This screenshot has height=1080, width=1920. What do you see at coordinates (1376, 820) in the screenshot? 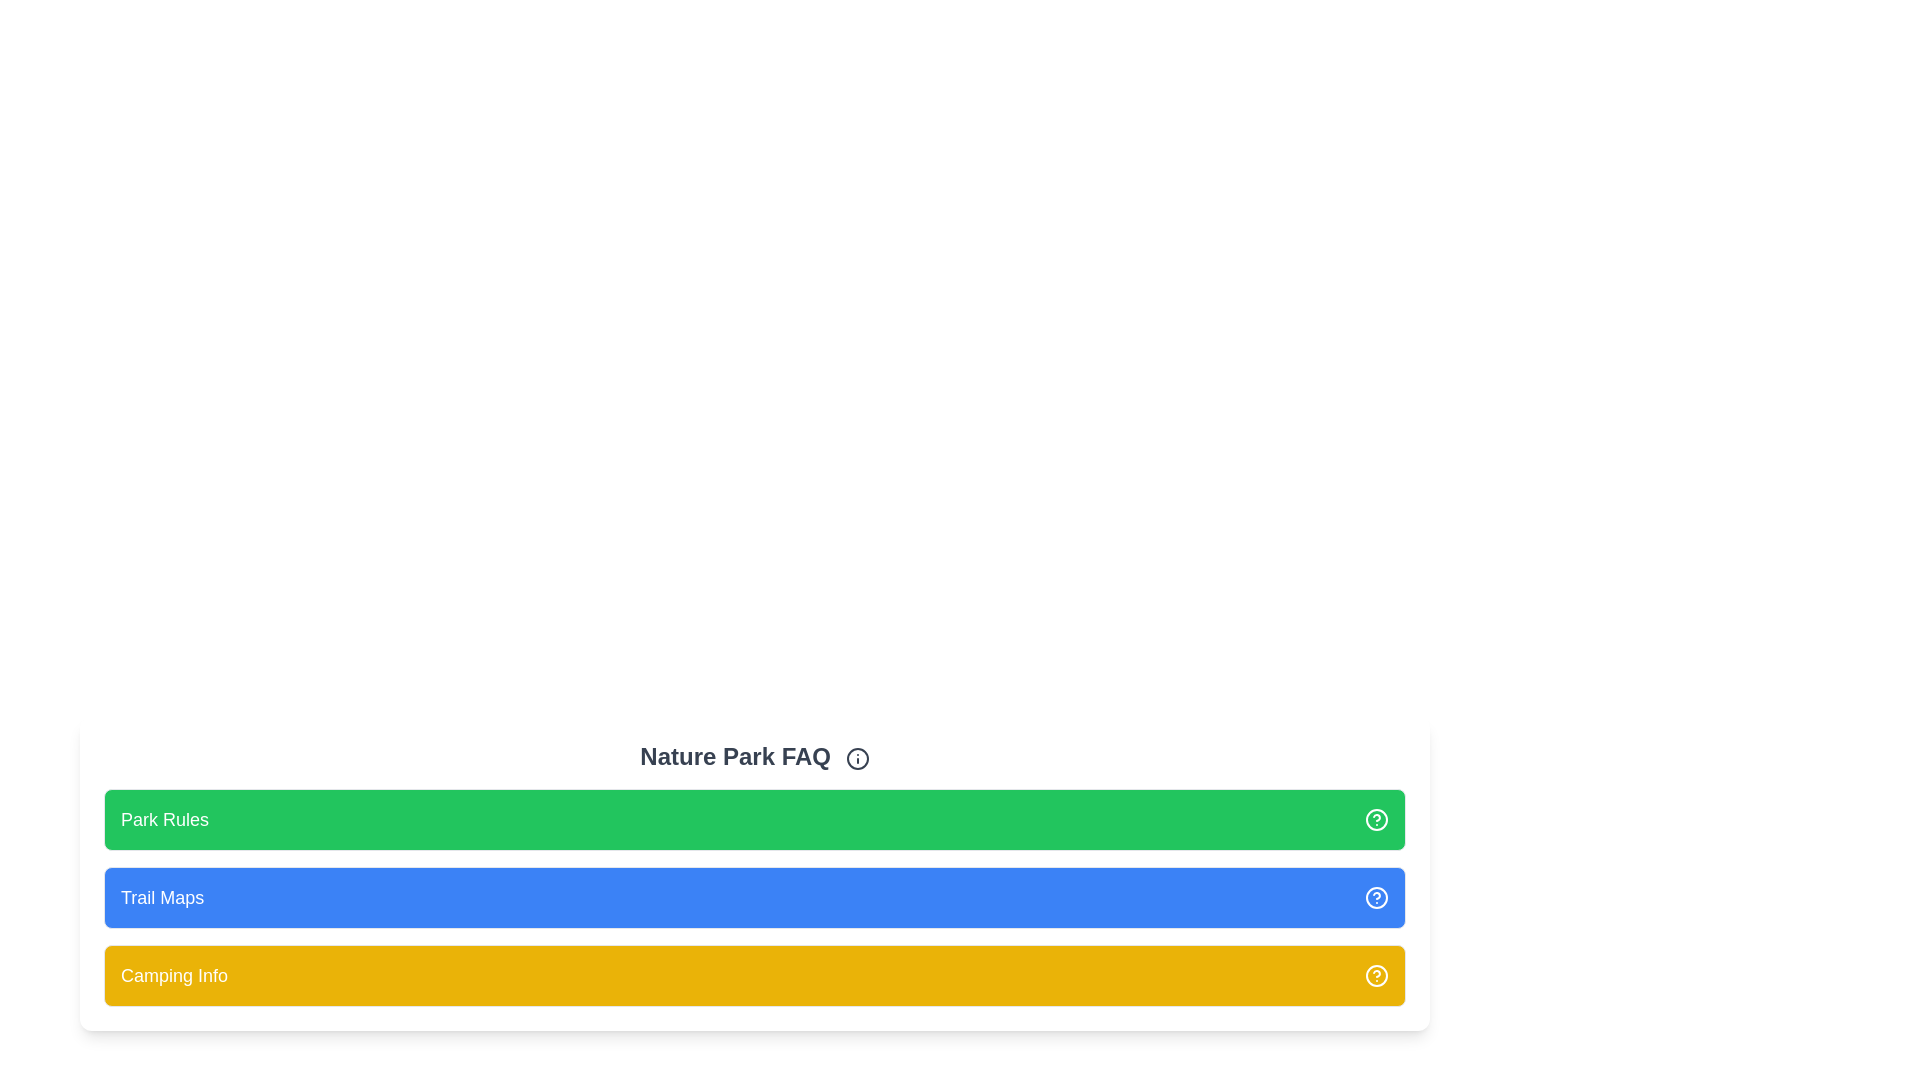
I see `the help icon located in the 'Park Rules' section, characterized by a green circular outline with a question mark inside, positioned on the far right adjacent to the 'Park Rules' text` at bounding box center [1376, 820].